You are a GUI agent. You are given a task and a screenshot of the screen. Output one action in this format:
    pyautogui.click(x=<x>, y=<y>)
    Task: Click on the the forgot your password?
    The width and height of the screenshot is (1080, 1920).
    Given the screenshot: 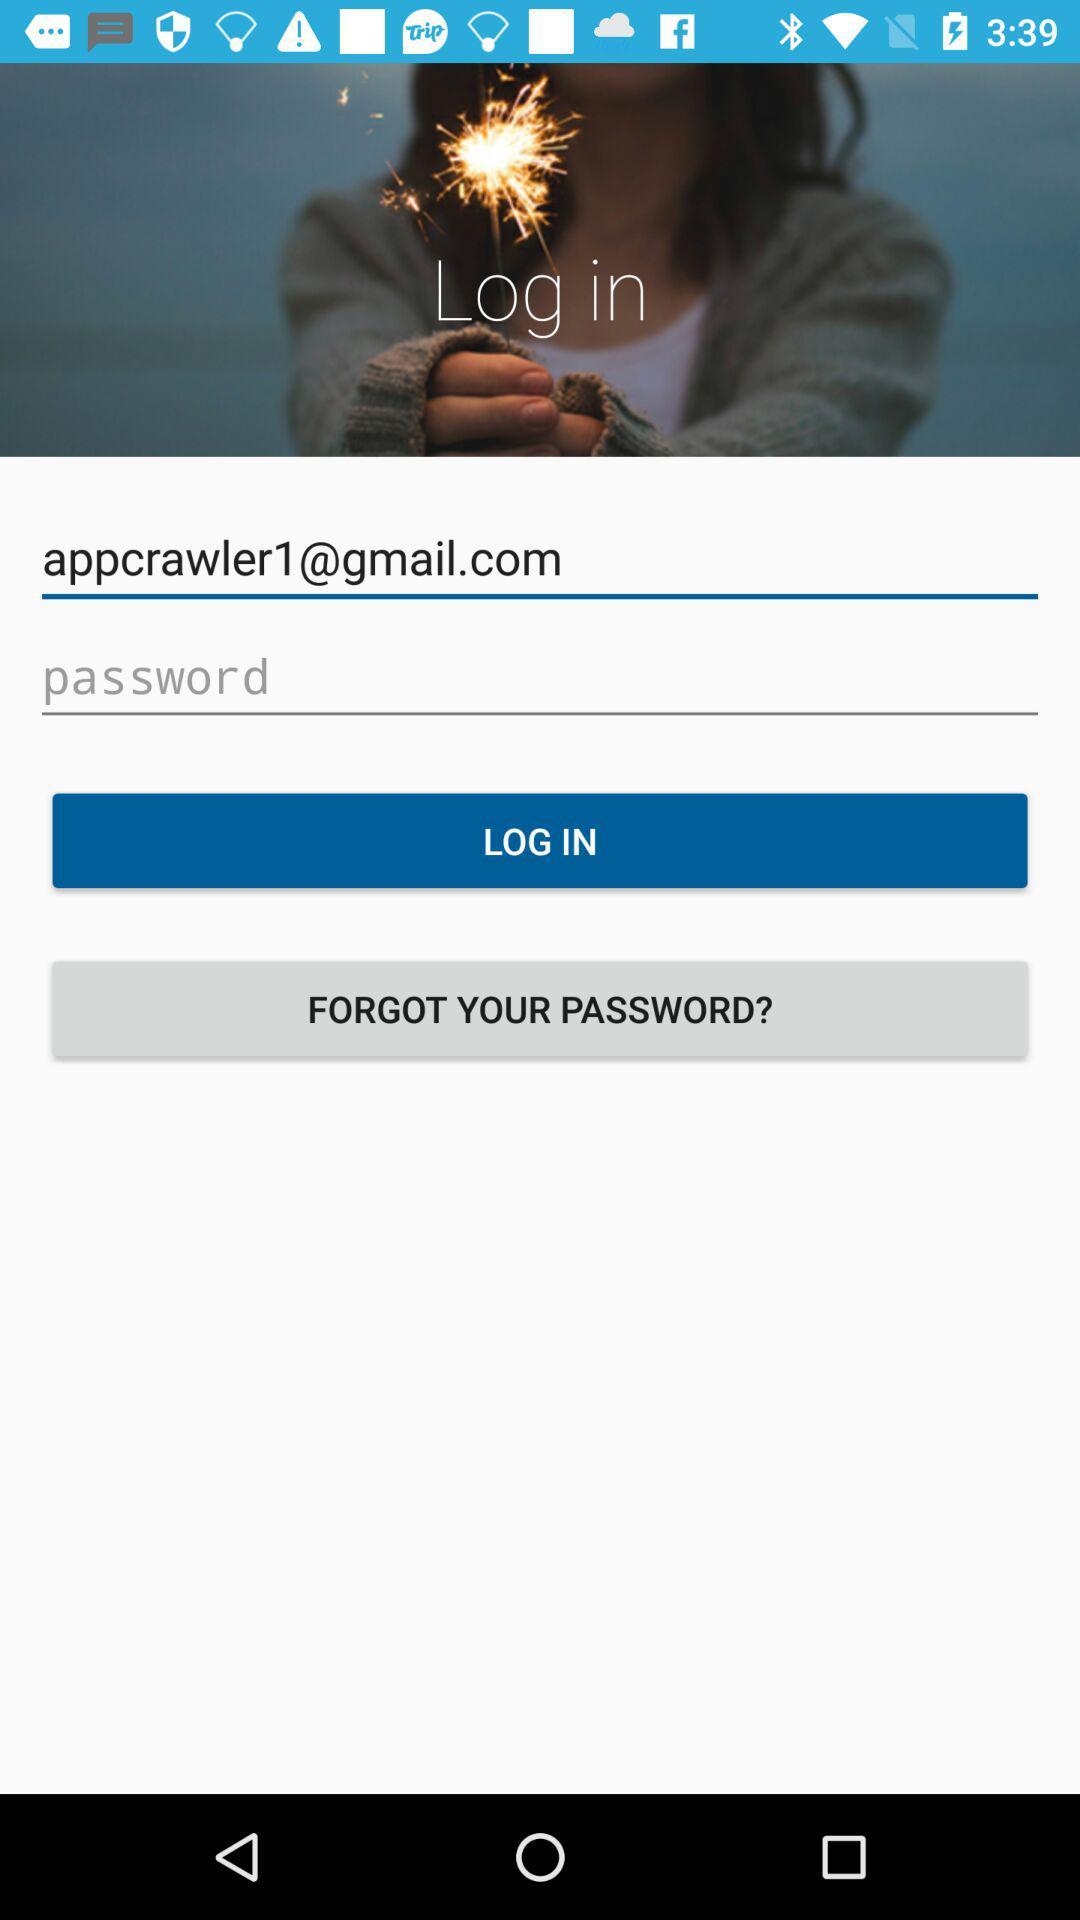 What is the action you would take?
    pyautogui.click(x=540, y=1008)
    